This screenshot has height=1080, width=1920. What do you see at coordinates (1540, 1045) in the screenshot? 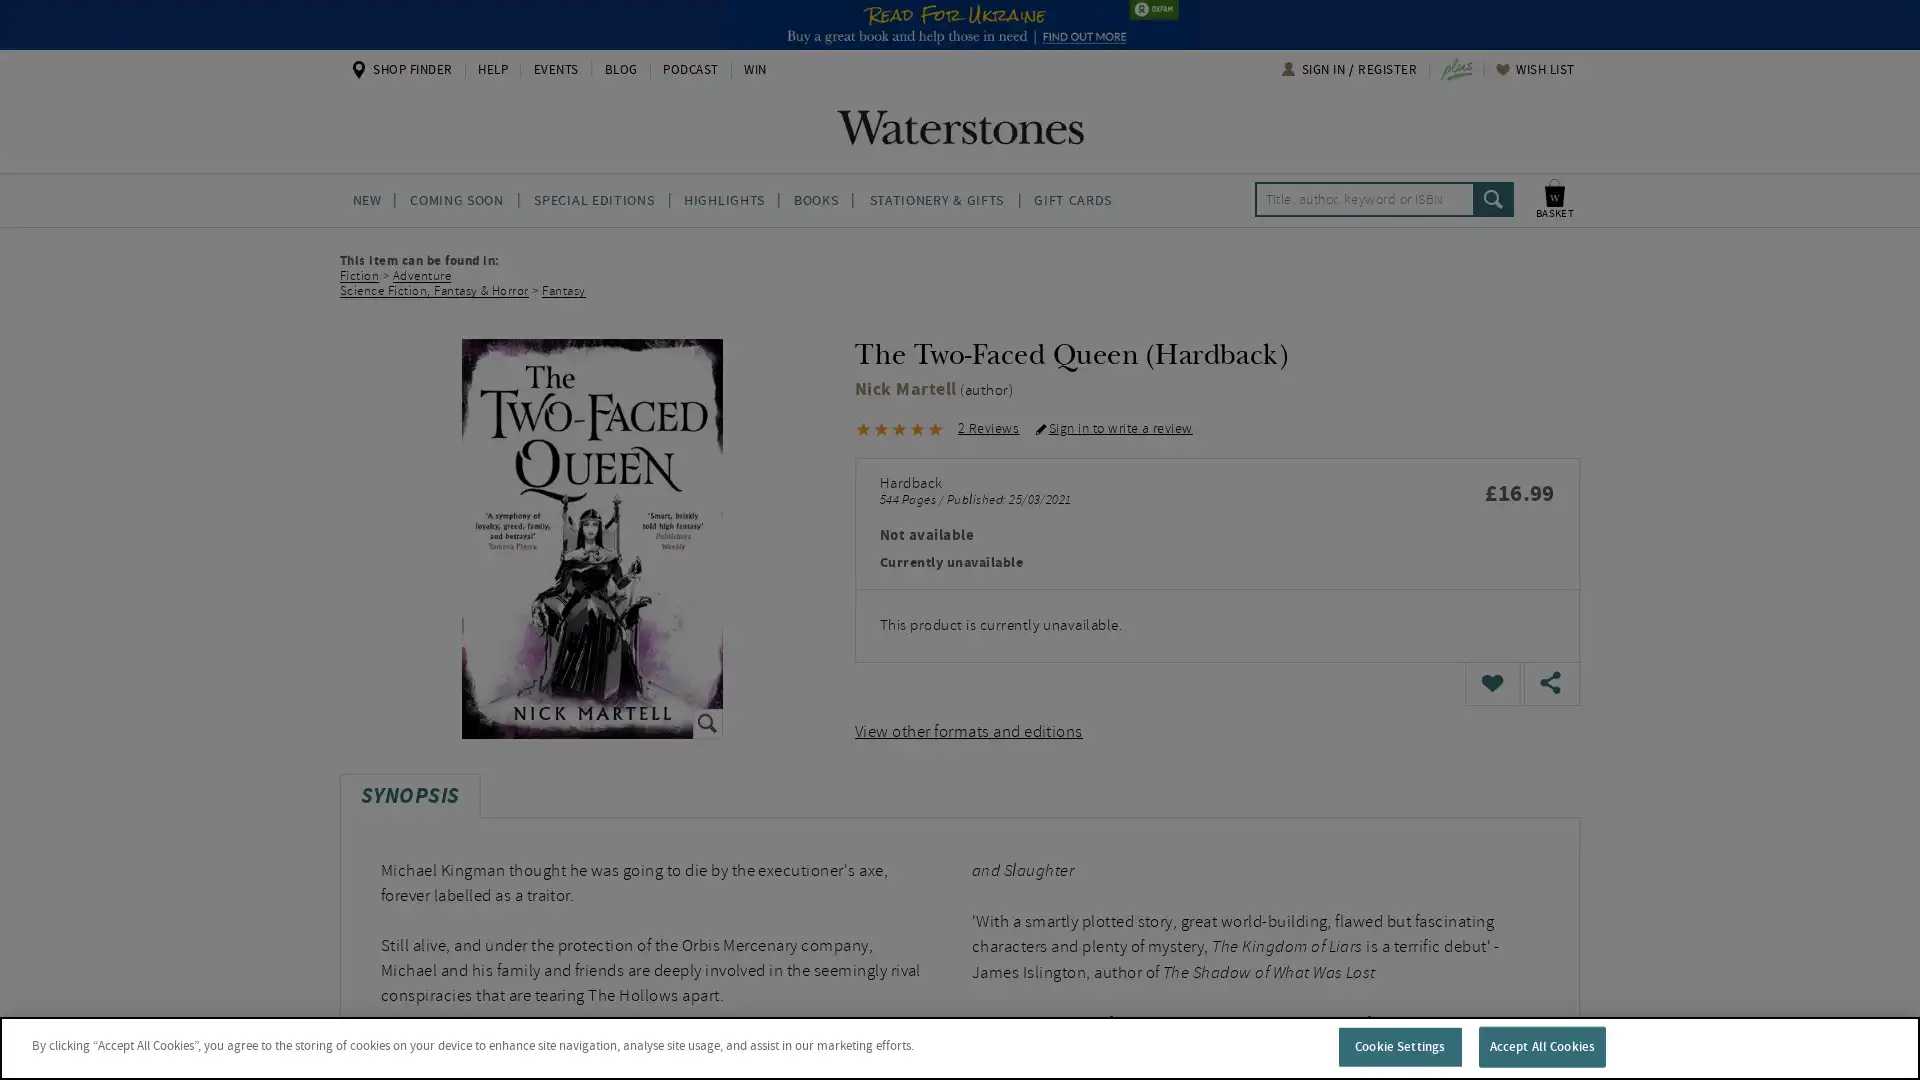
I see `Accept All Cookies` at bounding box center [1540, 1045].